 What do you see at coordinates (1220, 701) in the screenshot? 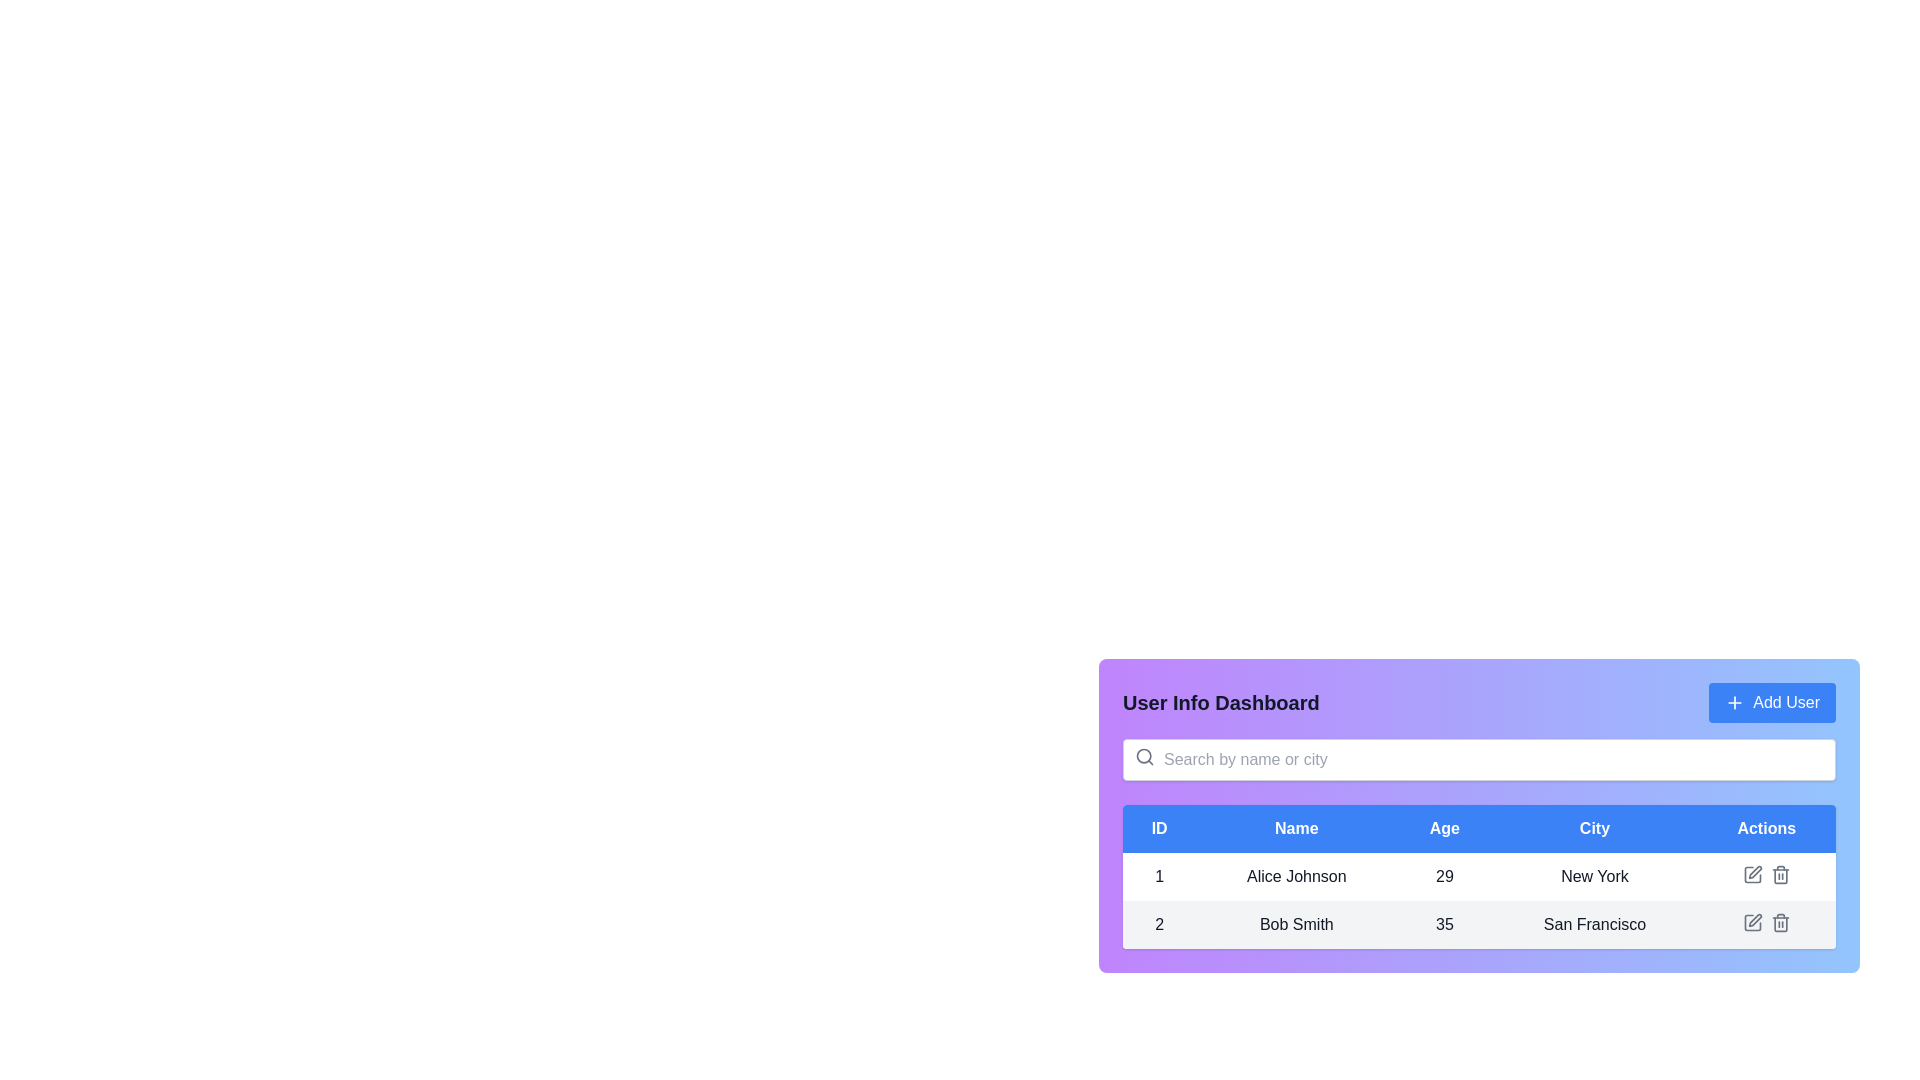
I see `text from the bold label displaying 'User Info Dashboard' located in the header section adjacent to the 'Add User' button` at bounding box center [1220, 701].